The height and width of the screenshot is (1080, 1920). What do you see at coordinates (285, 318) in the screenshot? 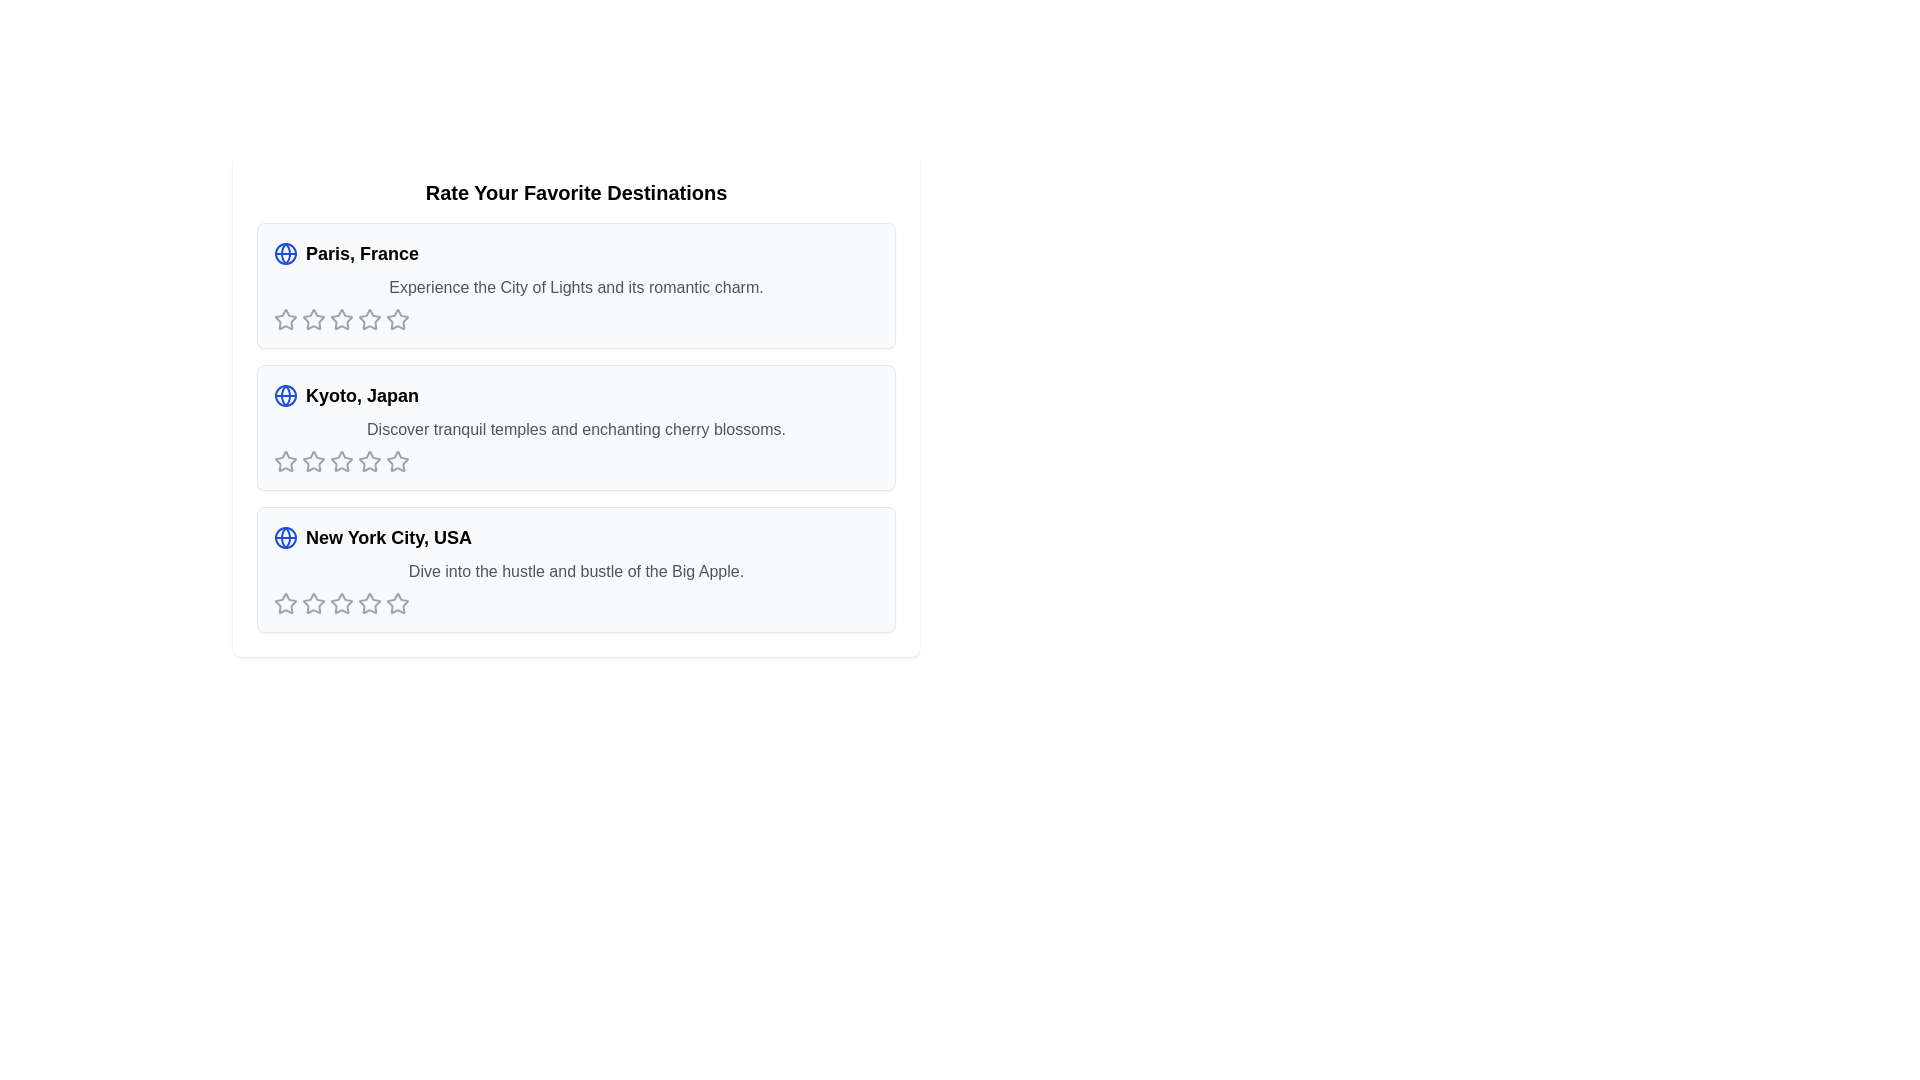
I see `the first star icon in the rating section for the destination 'Paris, France' located in the topmost card of the vertically stacked list` at bounding box center [285, 318].